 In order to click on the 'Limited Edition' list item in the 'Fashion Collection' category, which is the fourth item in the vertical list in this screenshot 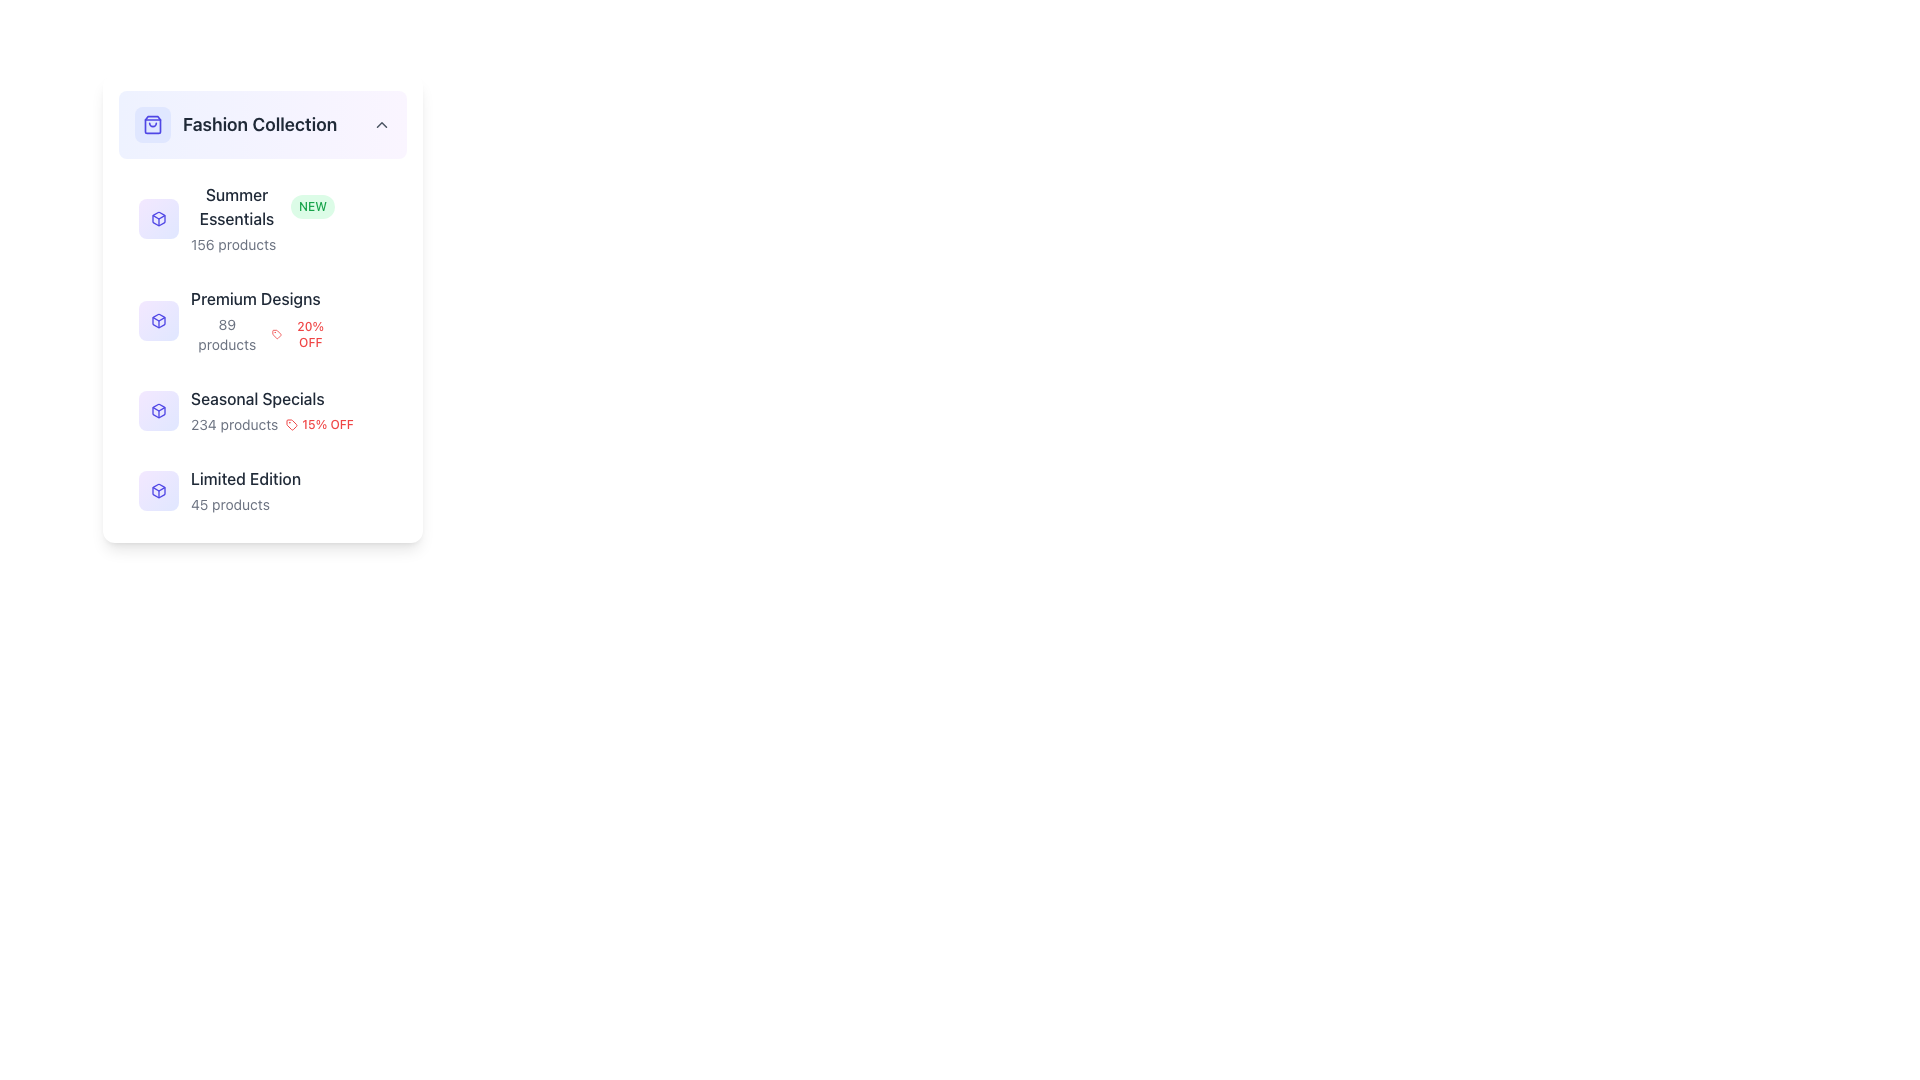, I will do `click(236, 490)`.